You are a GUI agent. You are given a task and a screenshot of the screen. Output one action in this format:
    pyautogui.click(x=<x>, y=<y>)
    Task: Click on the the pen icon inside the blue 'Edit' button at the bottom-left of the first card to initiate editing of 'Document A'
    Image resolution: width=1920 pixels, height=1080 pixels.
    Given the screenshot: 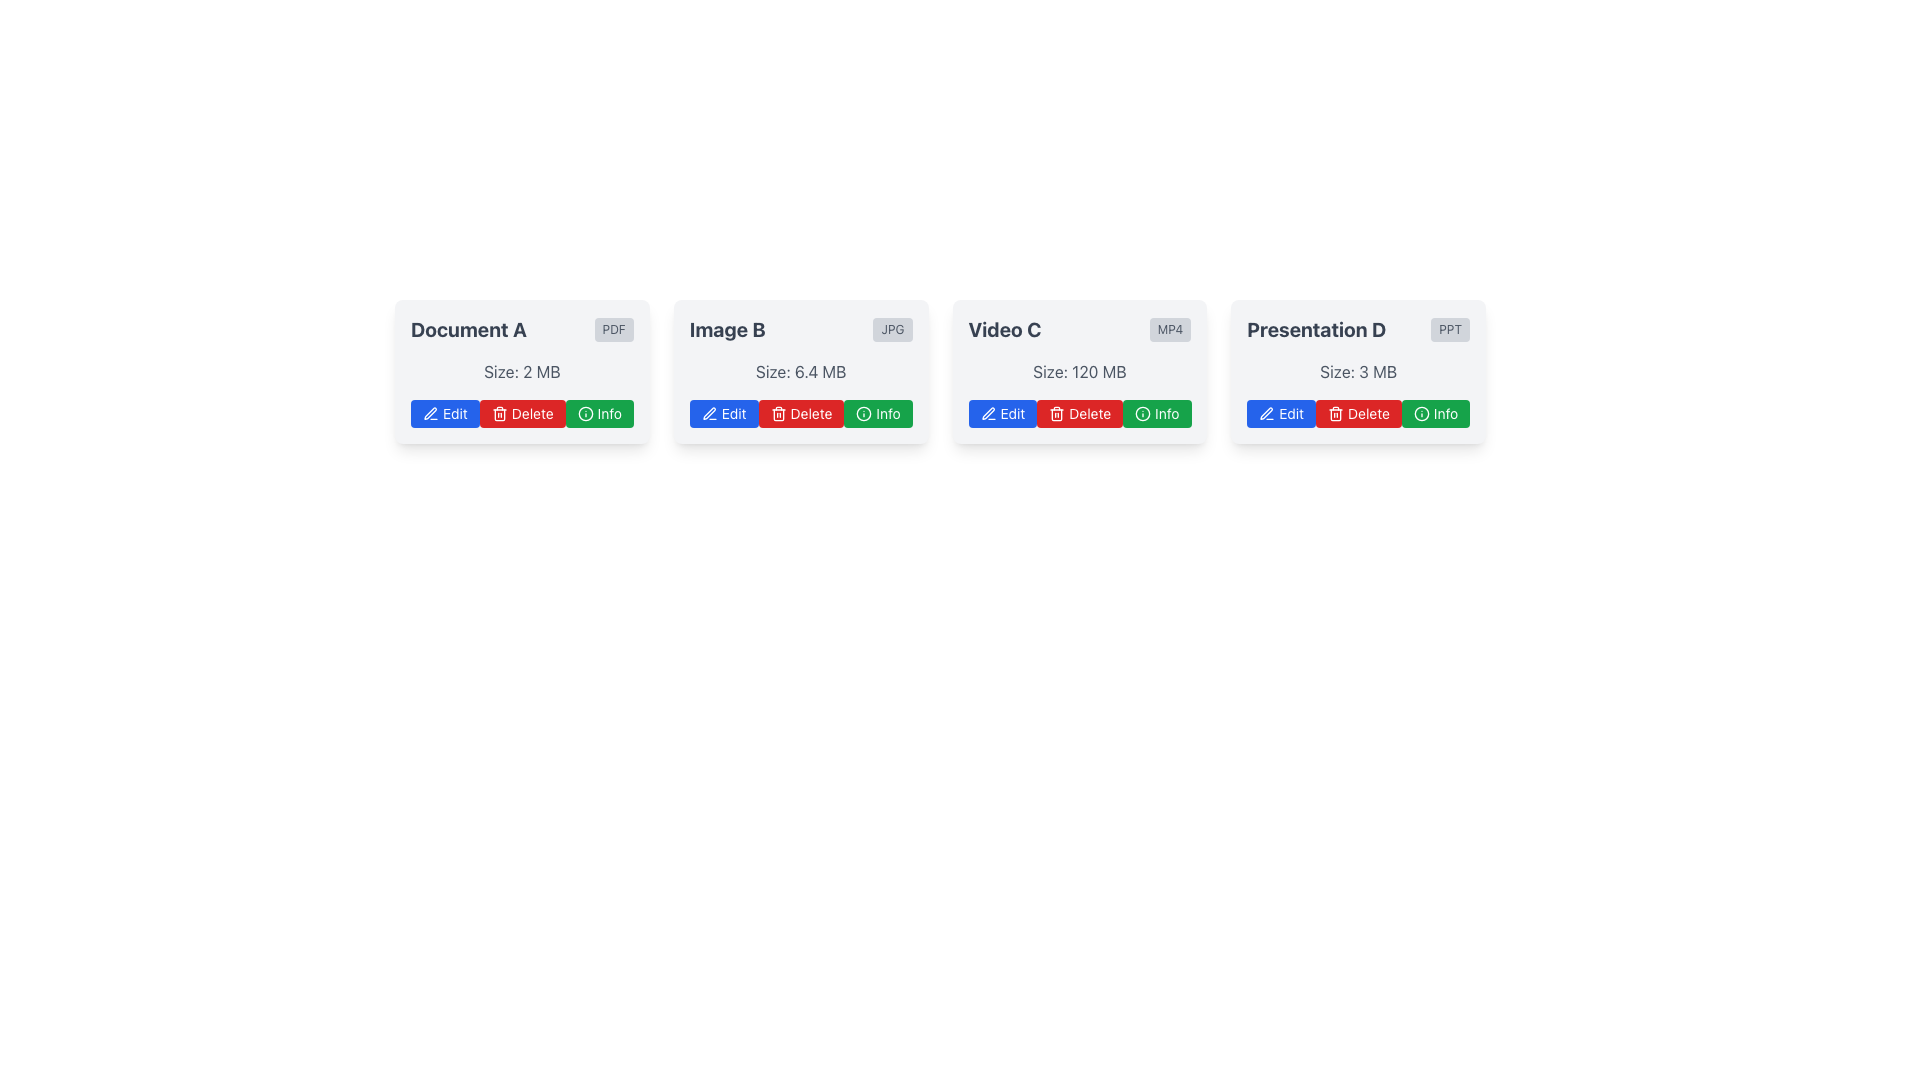 What is the action you would take?
    pyautogui.click(x=430, y=412)
    